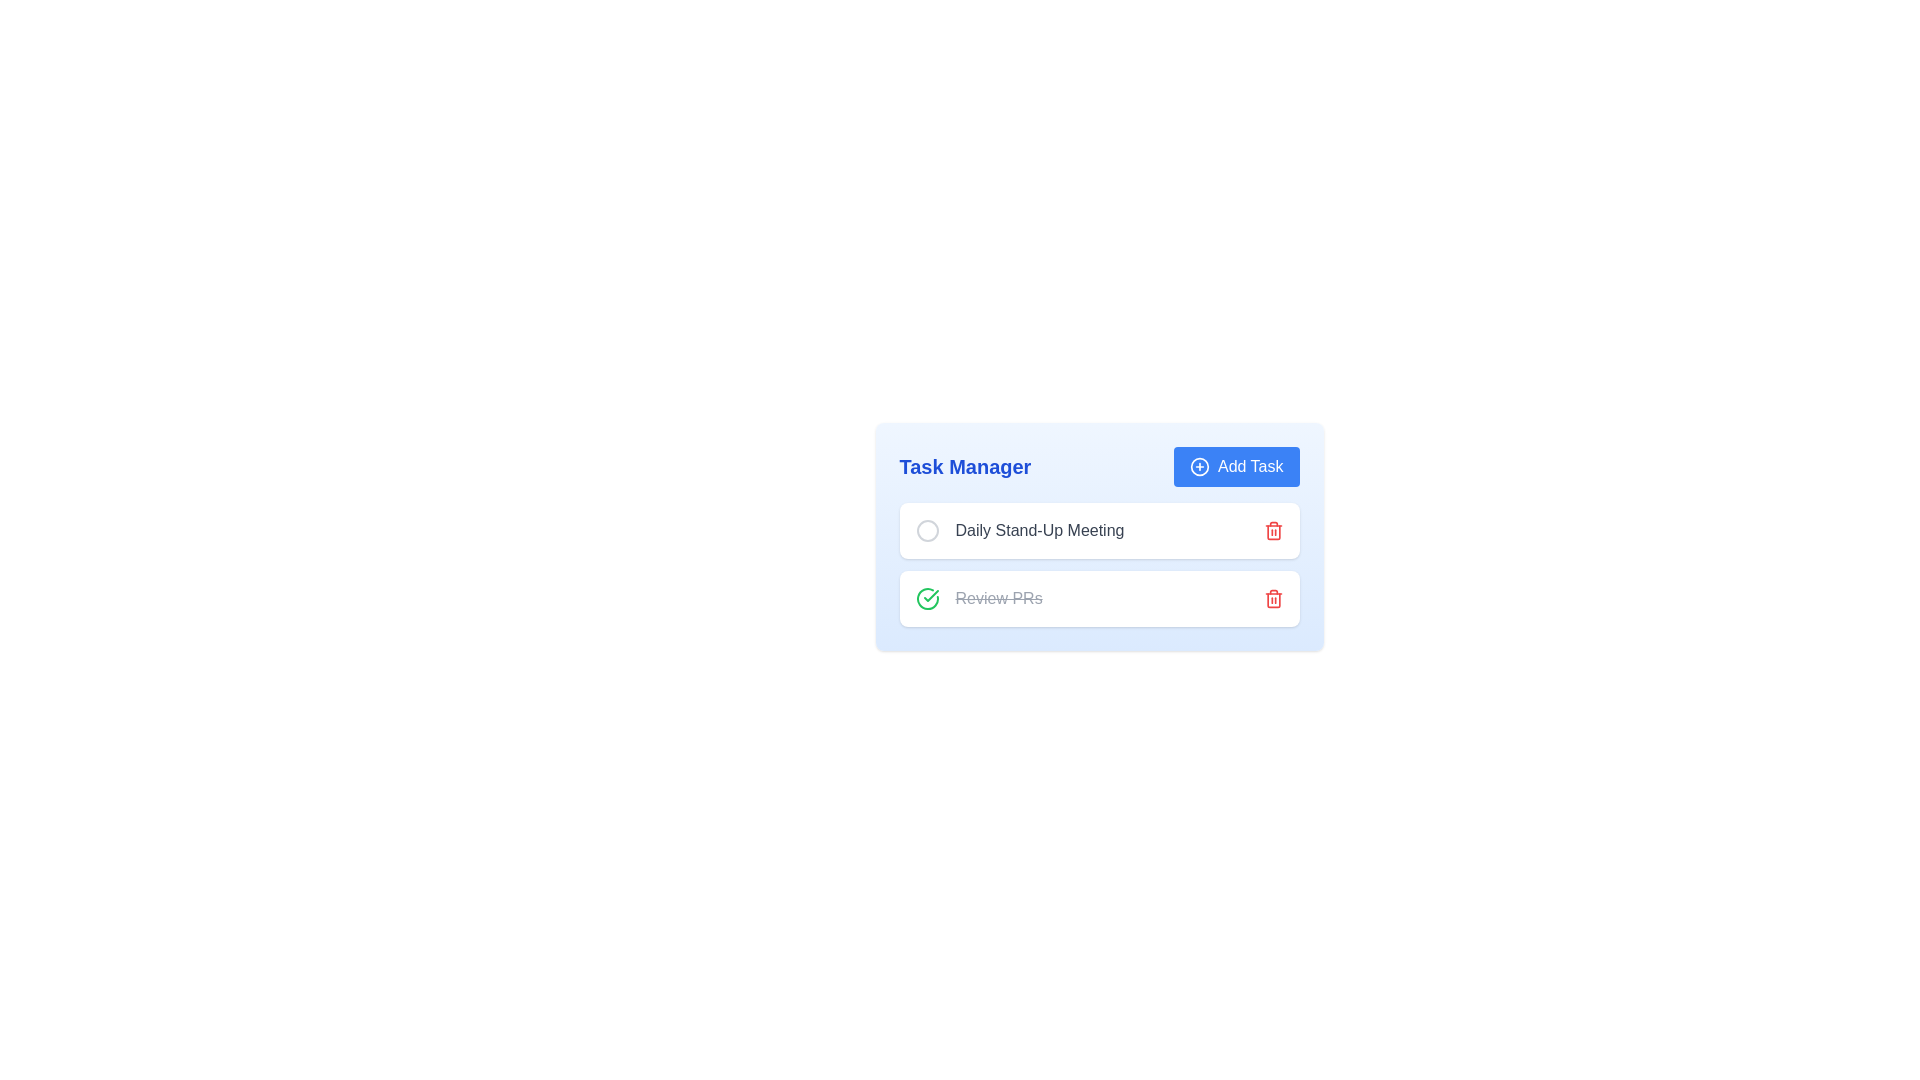  What do you see at coordinates (1200, 466) in the screenshot?
I see `the addition function icon located to the left of the 'Add Task' text within the blue rectangular button in the top-right portion of the task management interface` at bounding box center [1200, 466].